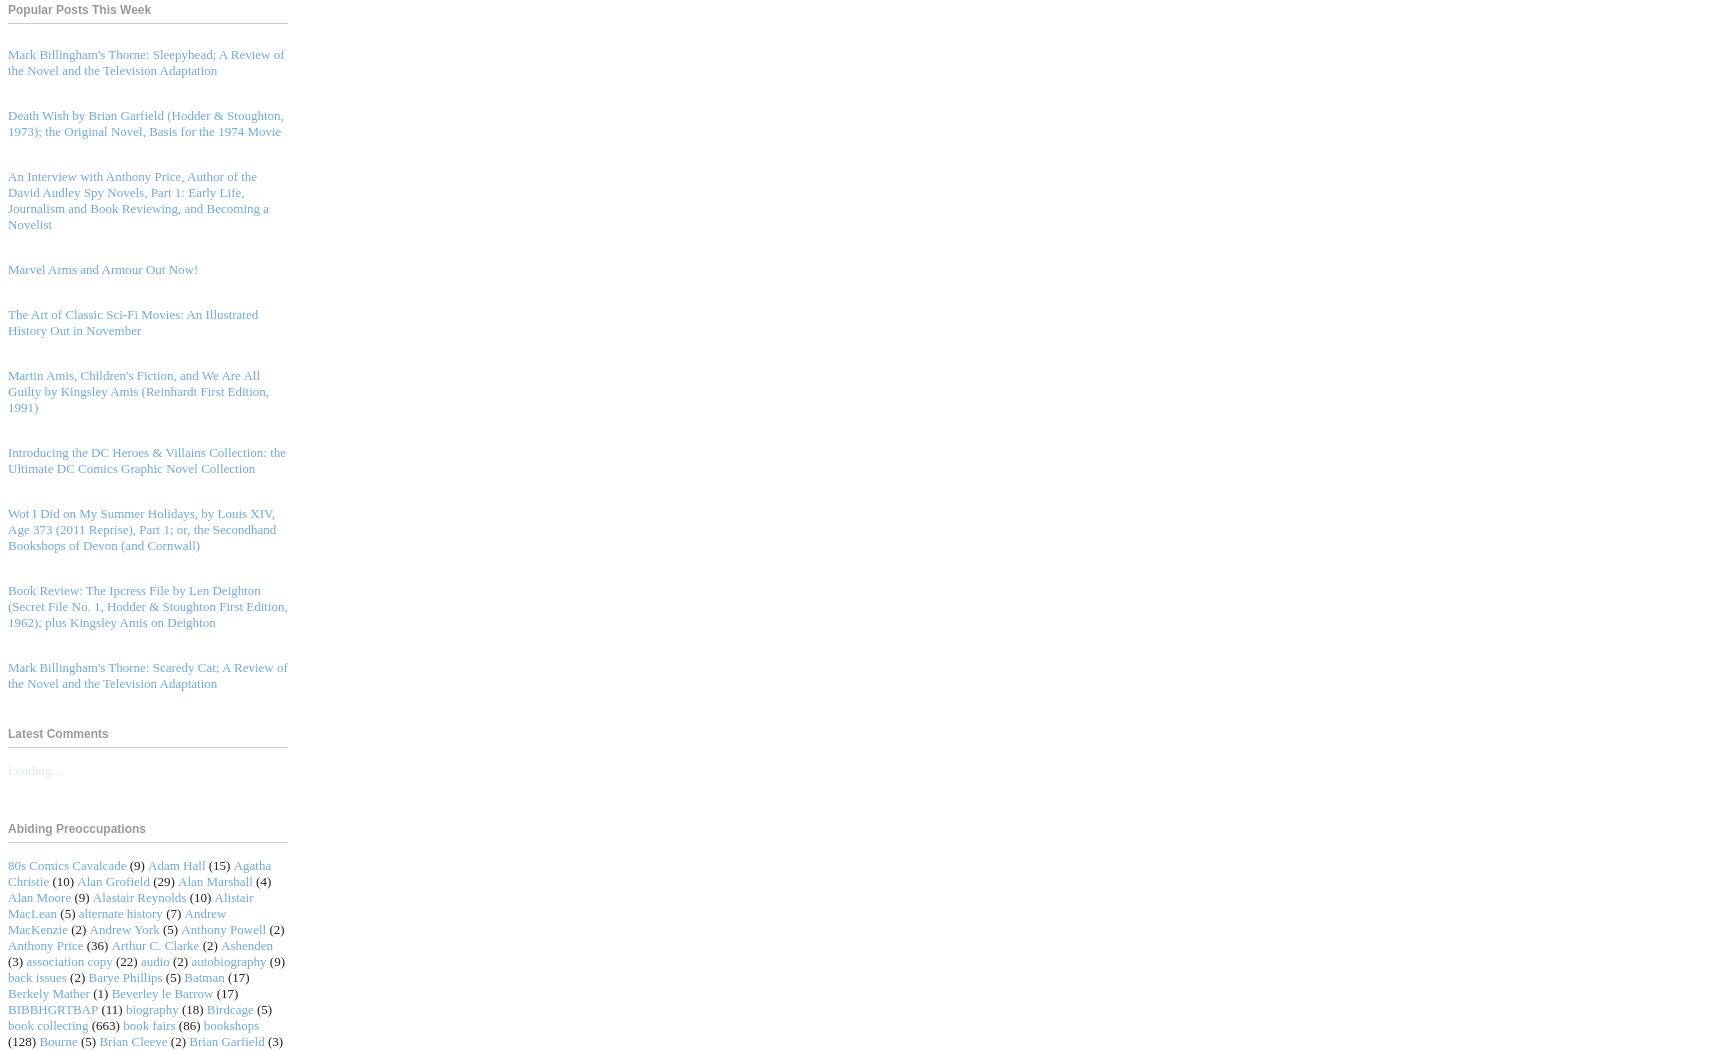  Describe the element at coordinates (162, 879) in the screenshot. I see `'(29)'` at that location.